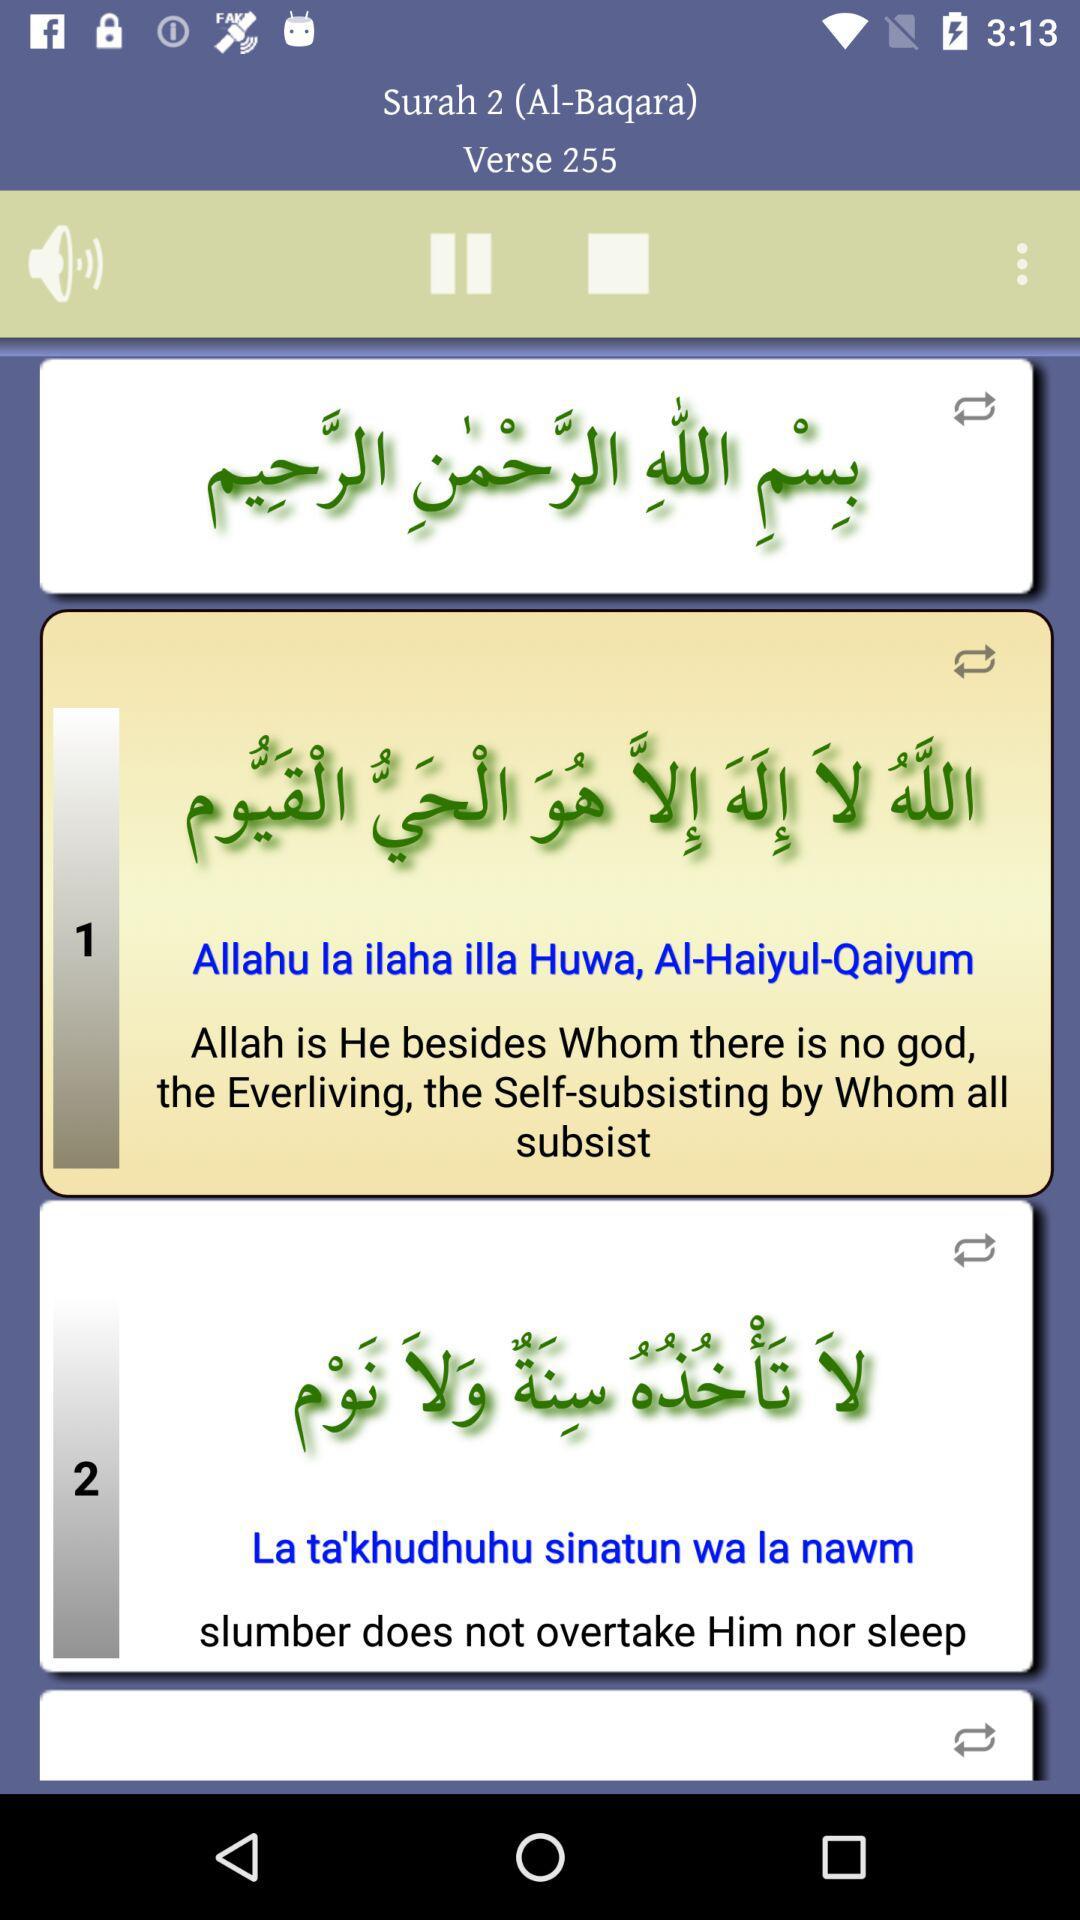 The width and height of the screenshot is (1080, 1920). What do you see at coordinates (973, 1732) in the screenshot?
I see `continuous play` at bounding box center [973, 1732].